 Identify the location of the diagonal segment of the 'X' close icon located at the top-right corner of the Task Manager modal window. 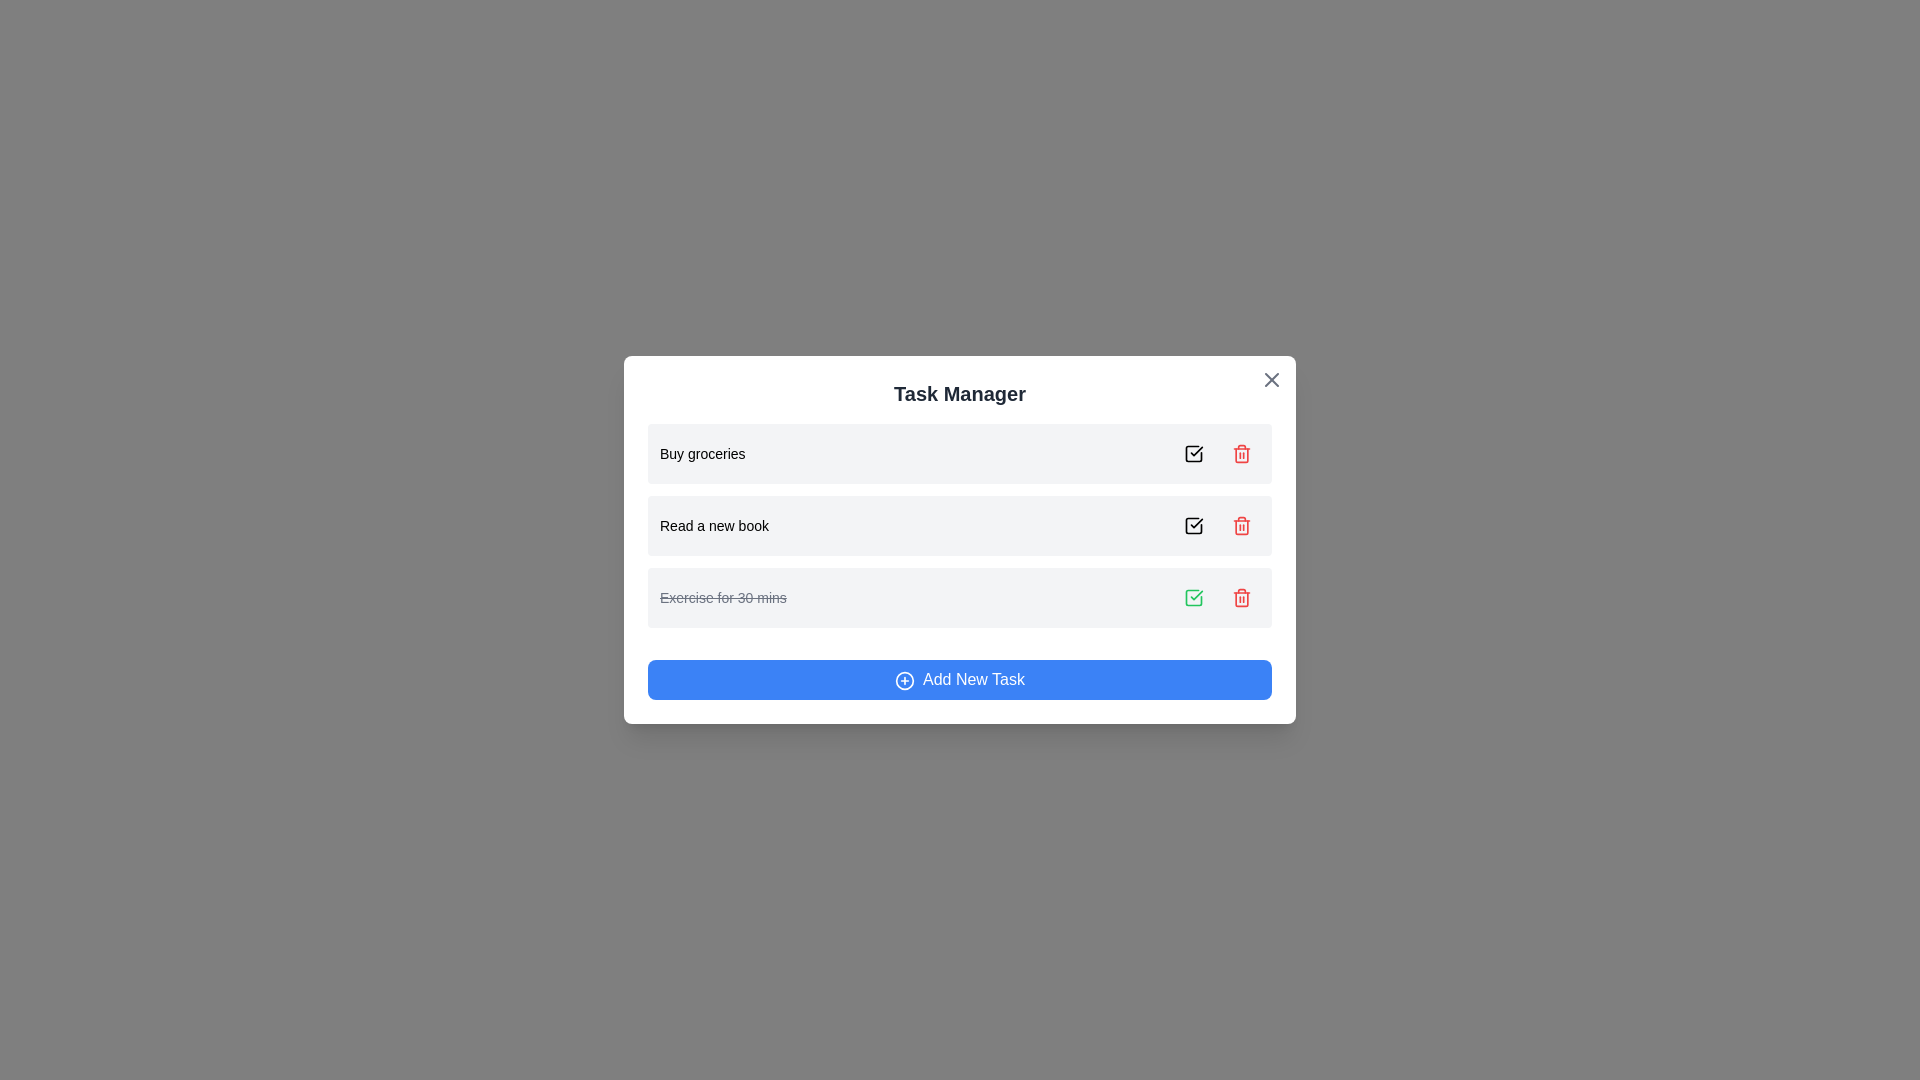
(1271, 380).